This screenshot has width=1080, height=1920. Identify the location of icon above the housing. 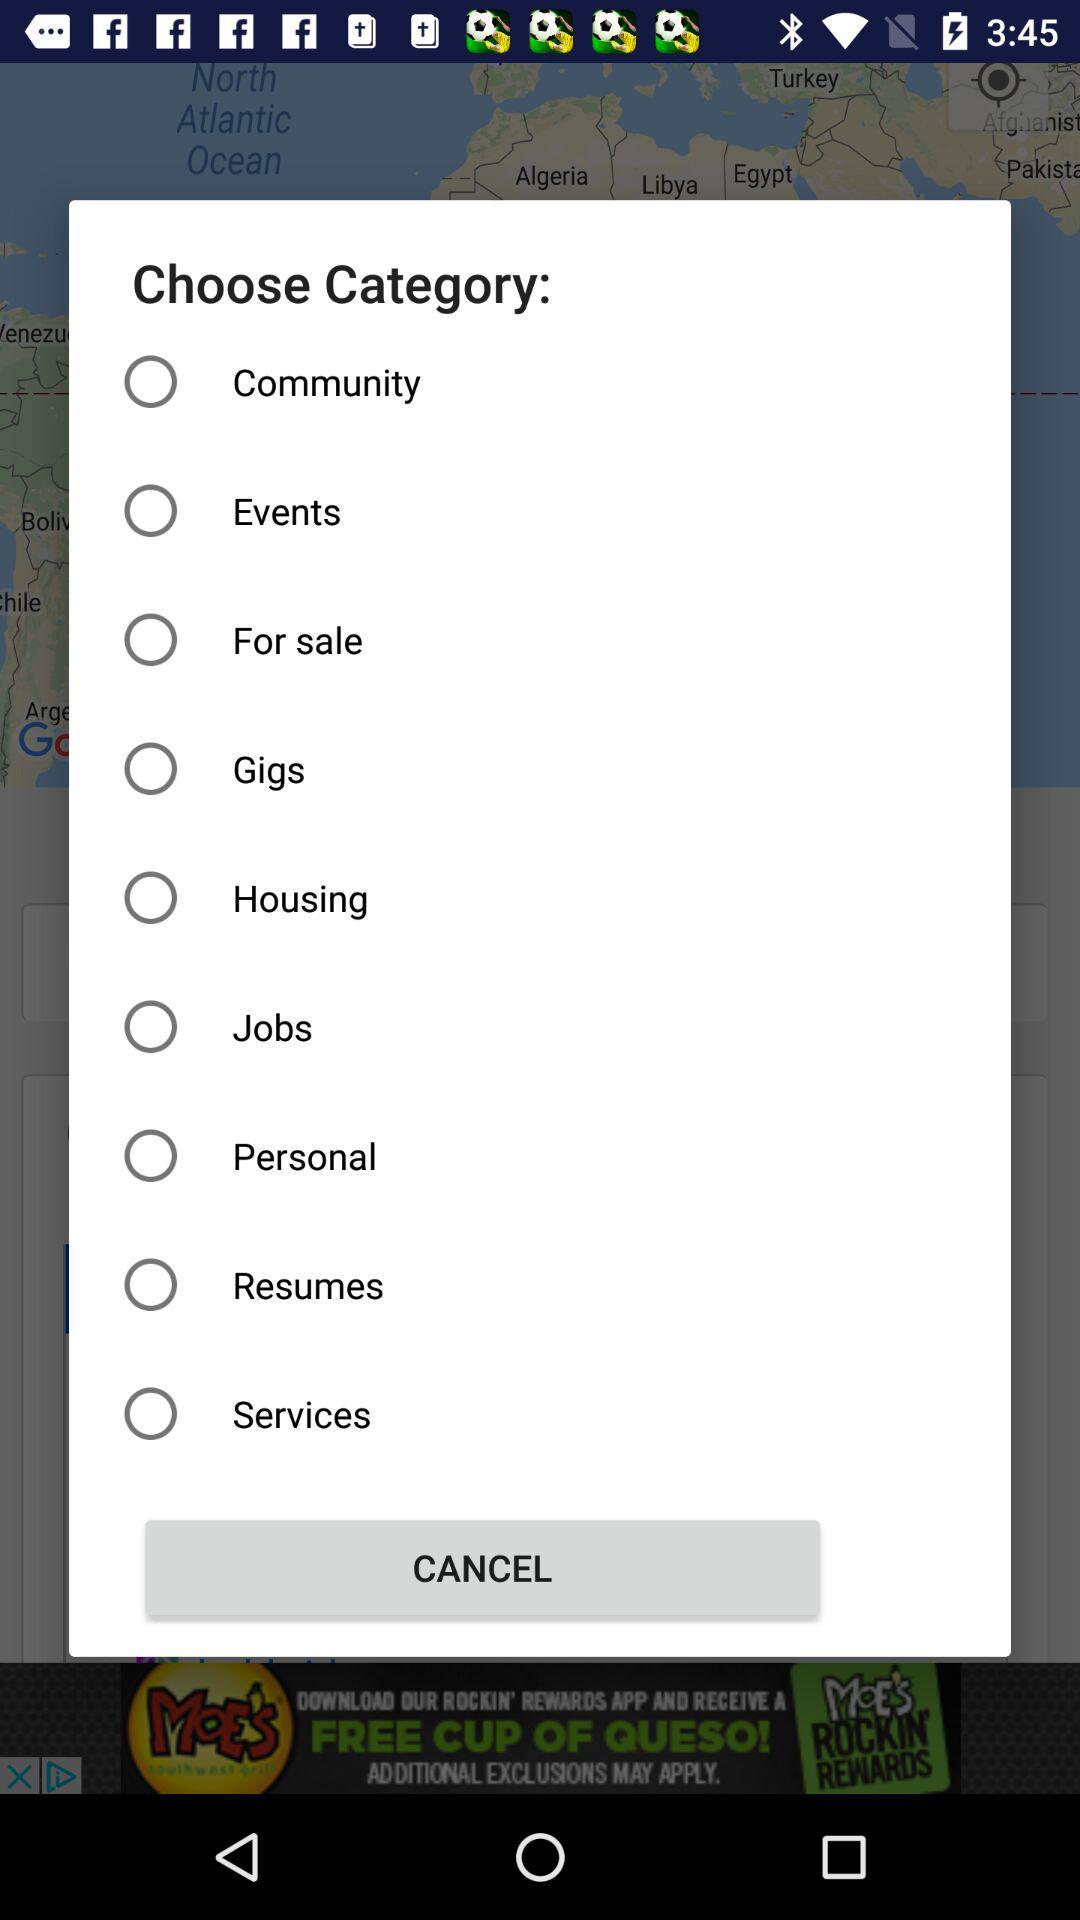
(482, 767).